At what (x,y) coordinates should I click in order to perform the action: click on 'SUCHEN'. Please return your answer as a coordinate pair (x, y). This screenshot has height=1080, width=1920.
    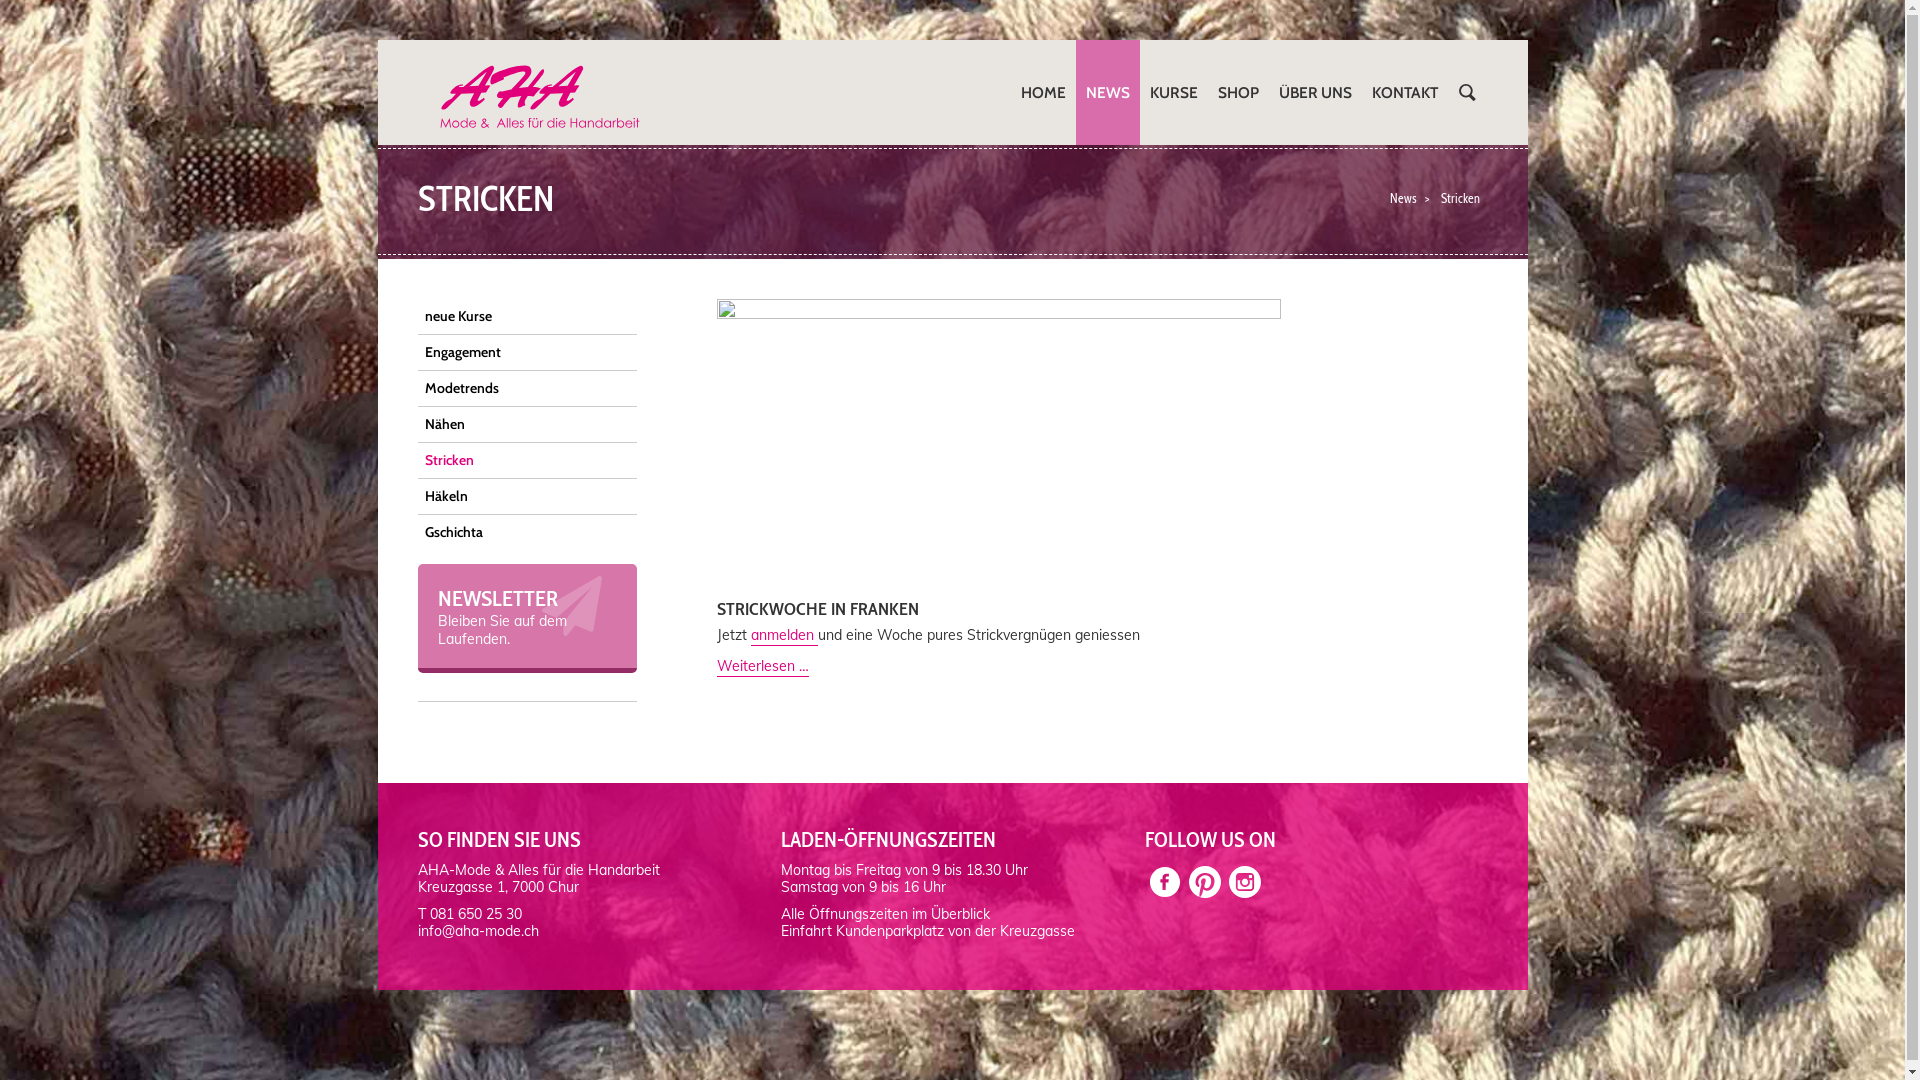
    Looking at the image, I should click on (1468, 92).